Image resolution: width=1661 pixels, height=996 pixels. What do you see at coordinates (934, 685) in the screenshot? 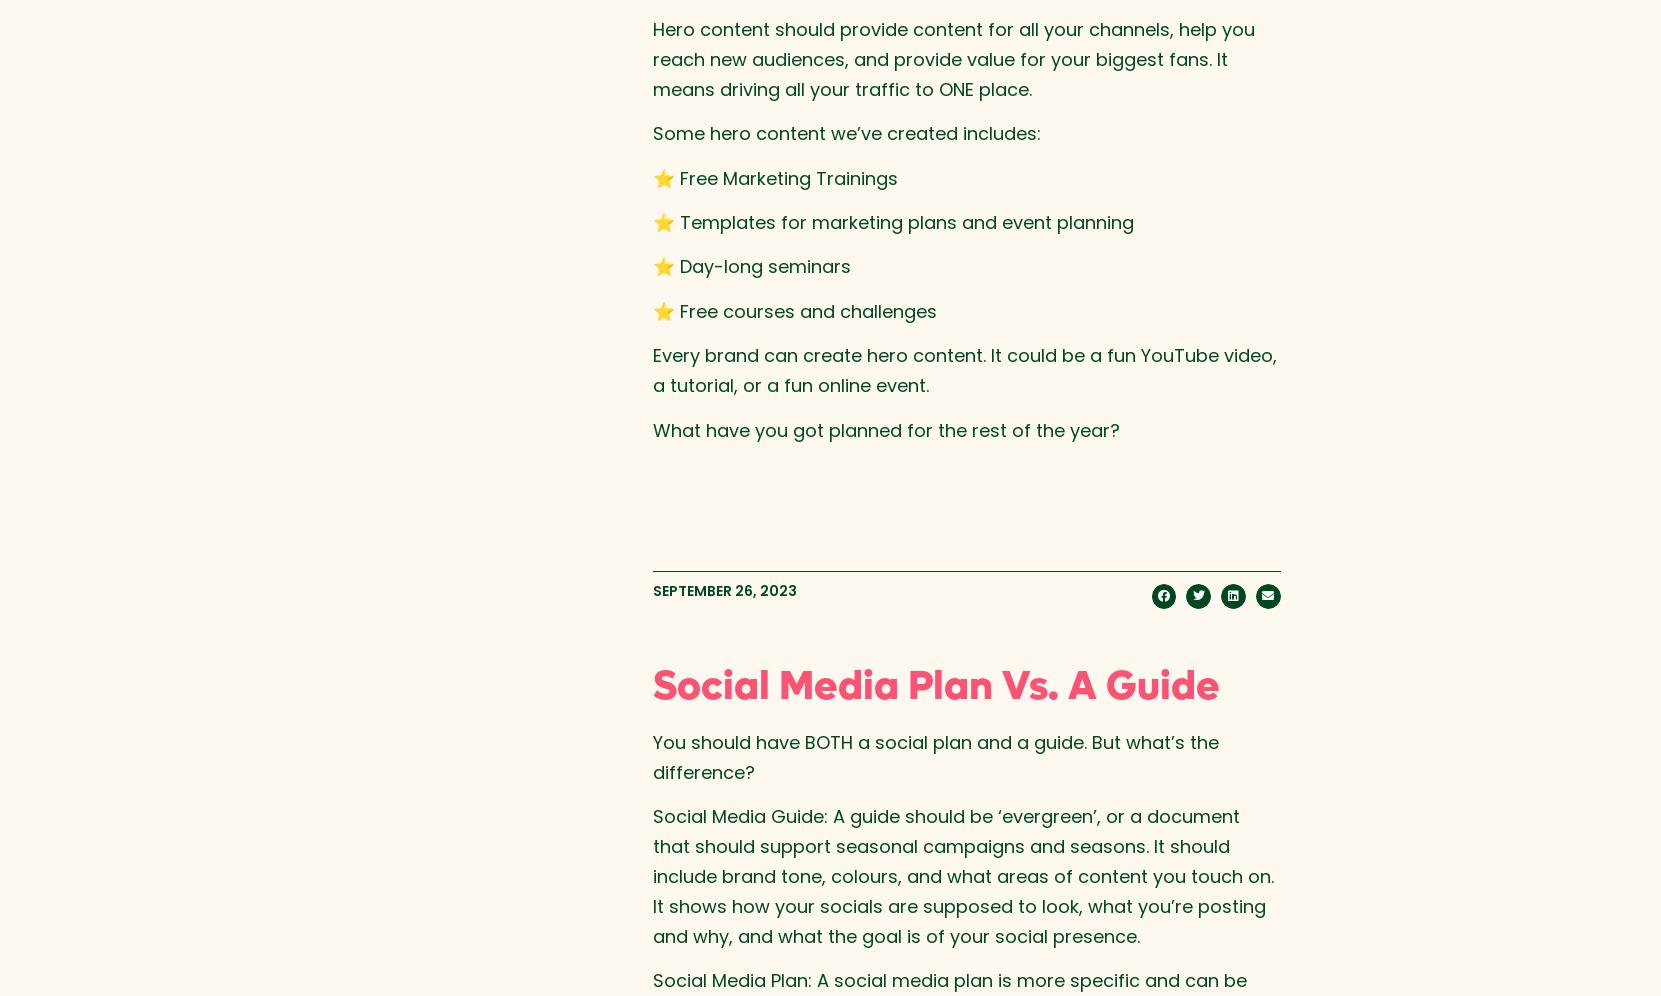
I see `'Social Media Plan Vs. A Guide'` at bounding box center [934, 685].